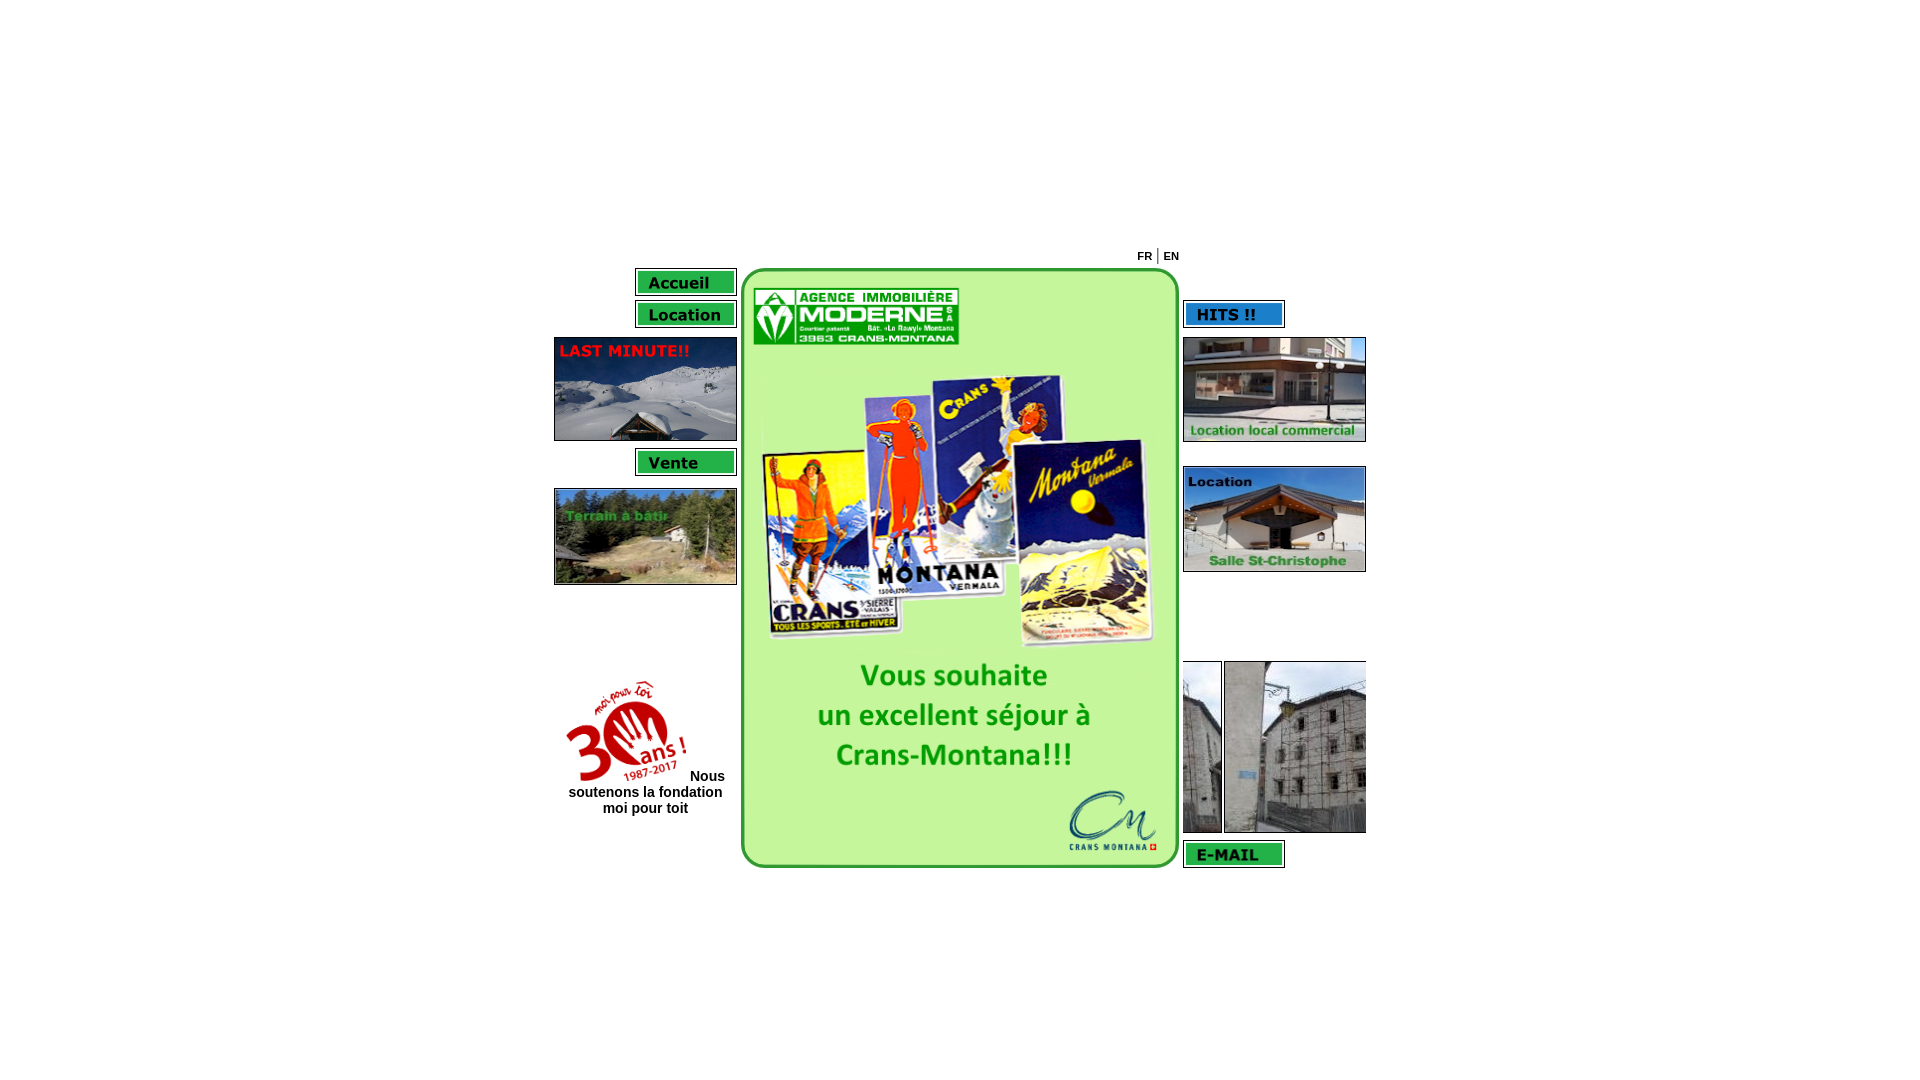 Image resolution: width=1920 pixels, height=1080 pixels. I want to click on 'EN', so click(1171, 254).